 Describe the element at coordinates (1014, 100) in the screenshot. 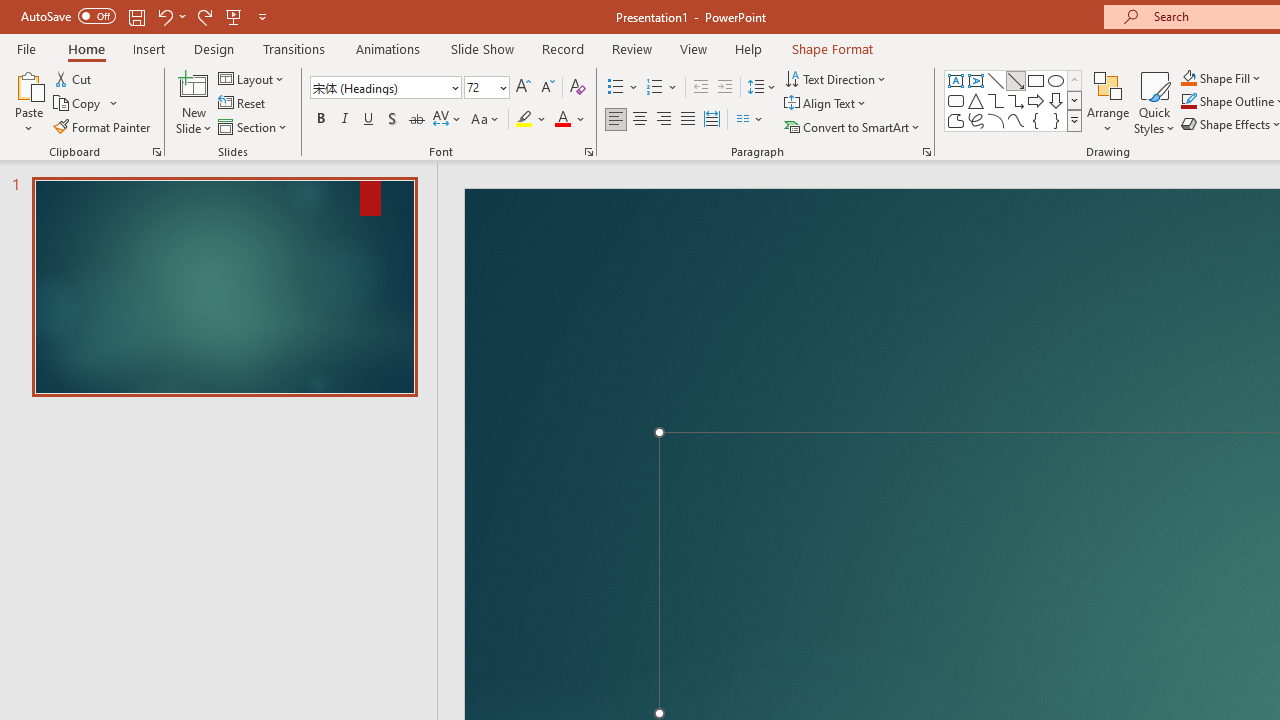

I see `'AutomationID: ShapesInsertGallery'` at that location.